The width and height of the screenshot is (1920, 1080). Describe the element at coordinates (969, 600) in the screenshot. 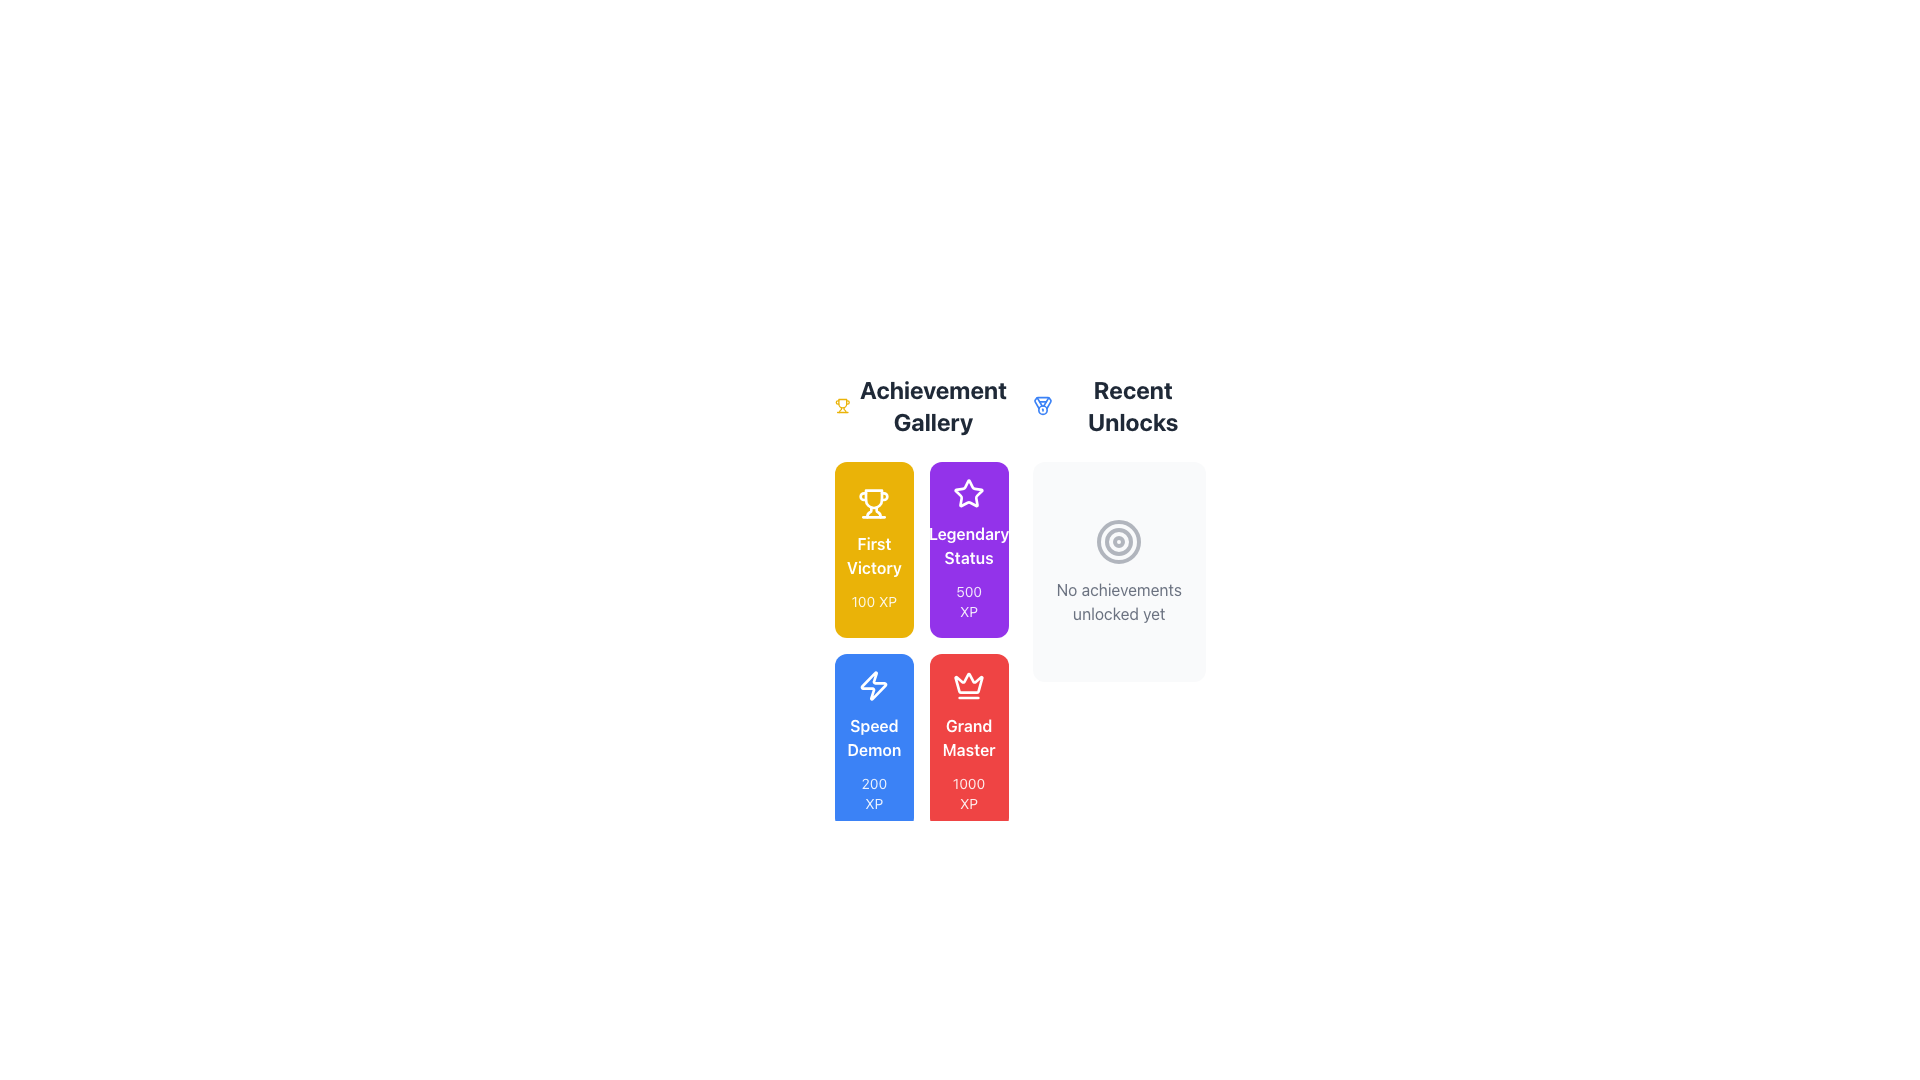

I see `the experience points (XP) display of the 'Legendary Status' achievement within the purple card in the second column, second row of the 'Achievement Gallery' grid` at that location.